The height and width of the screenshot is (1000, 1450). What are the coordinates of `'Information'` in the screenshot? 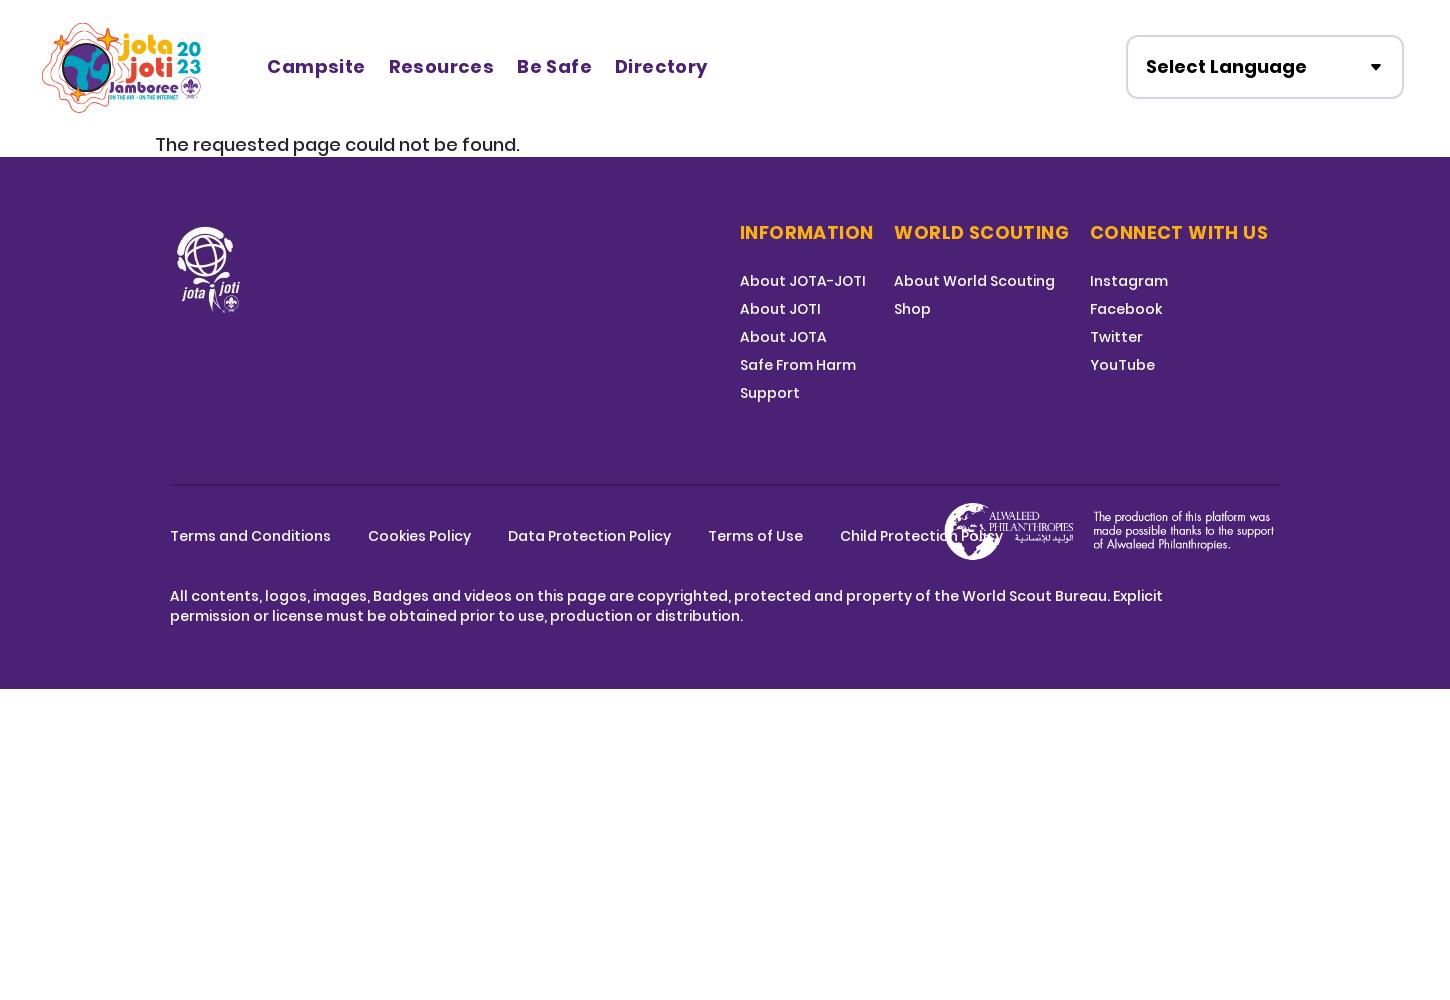 It's located at (806, 231).